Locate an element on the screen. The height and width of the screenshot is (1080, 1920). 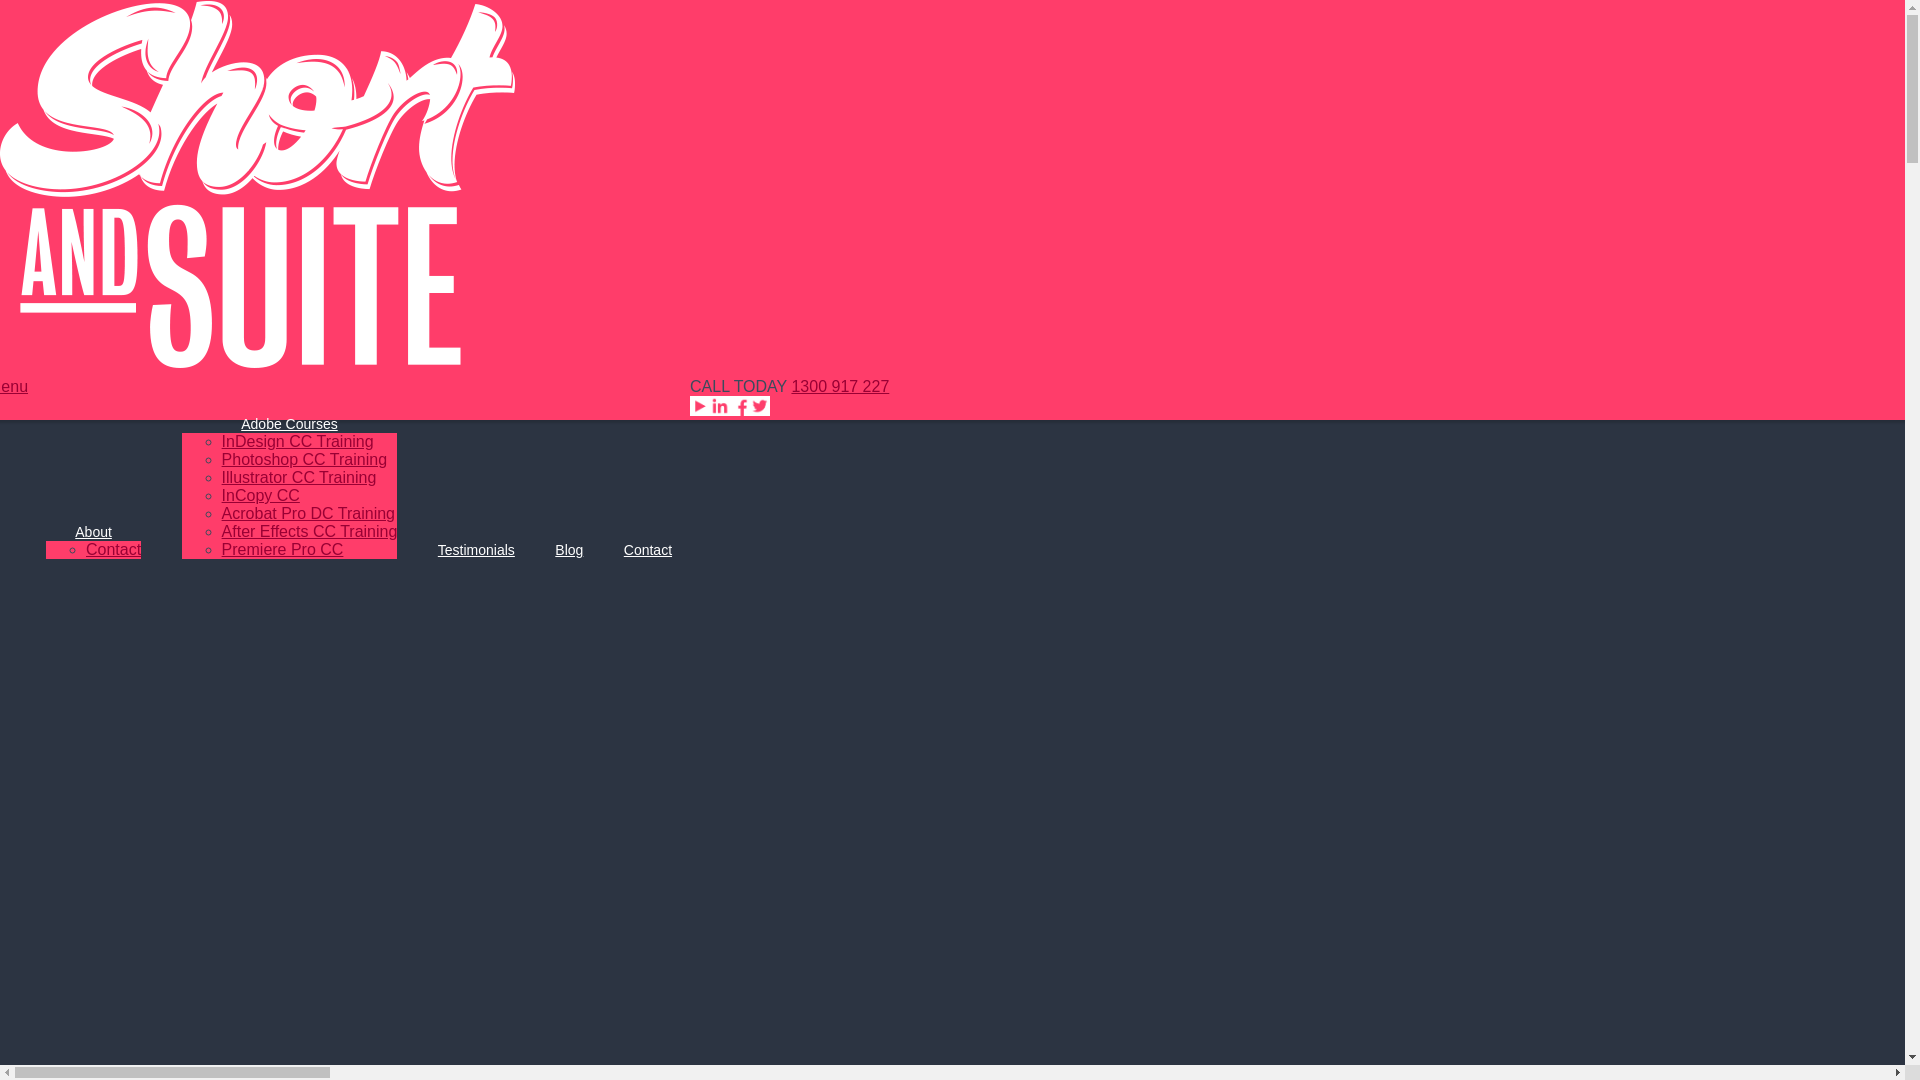
'InCopy CC' is located at coordinates (259, 495).